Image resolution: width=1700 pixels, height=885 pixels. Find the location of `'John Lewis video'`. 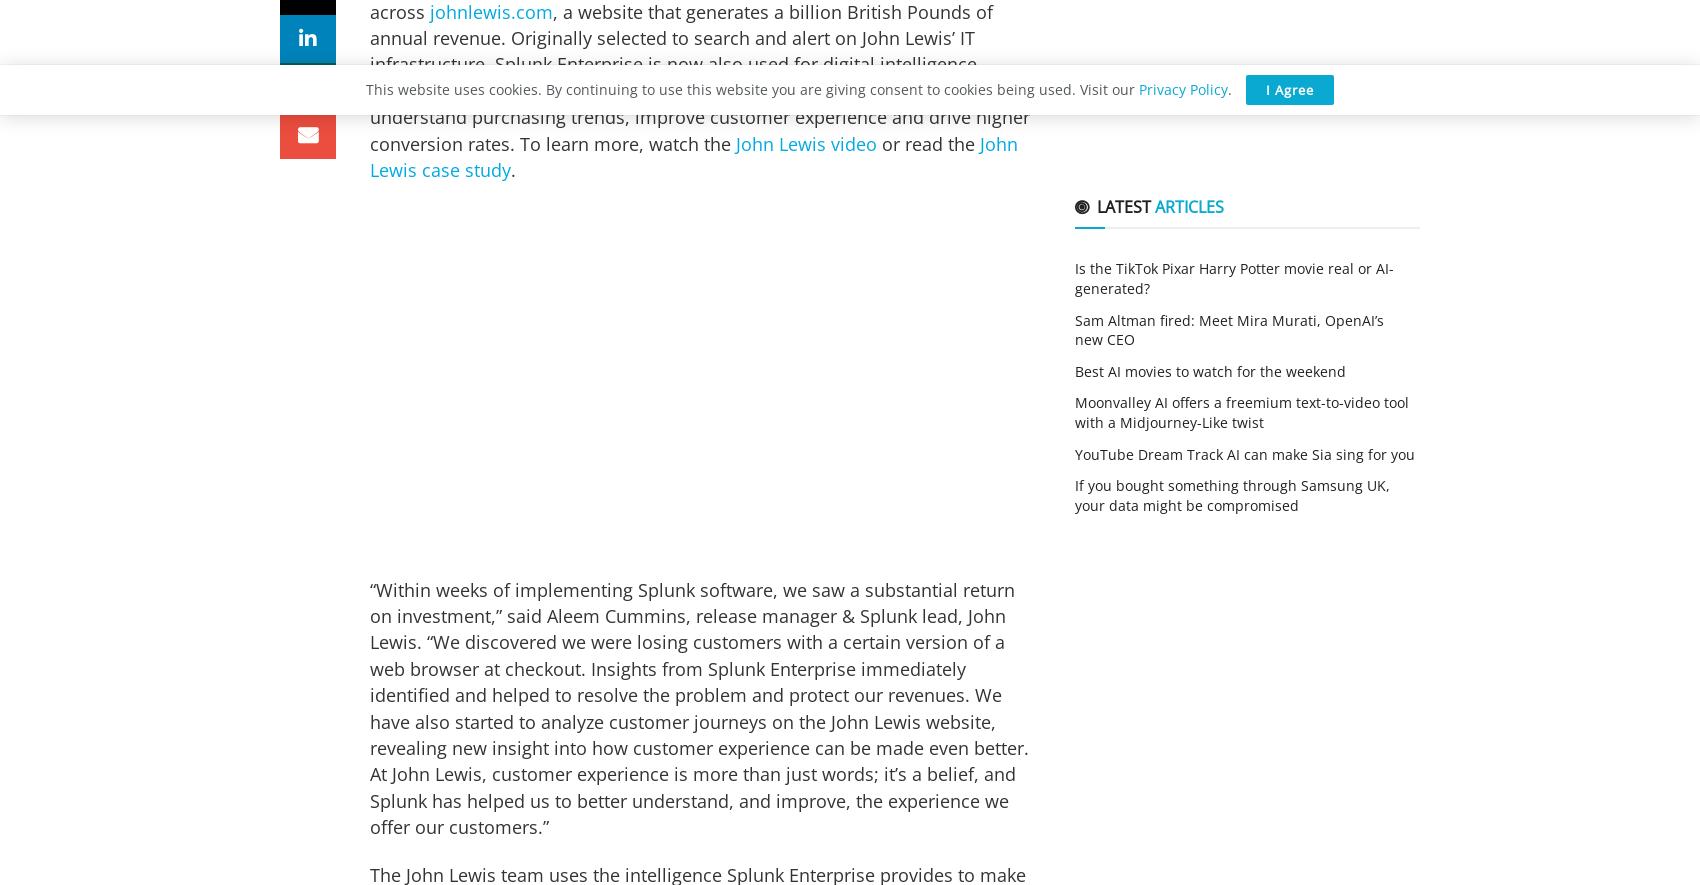

'John Lewis video' is located at coordinates (805, 142).